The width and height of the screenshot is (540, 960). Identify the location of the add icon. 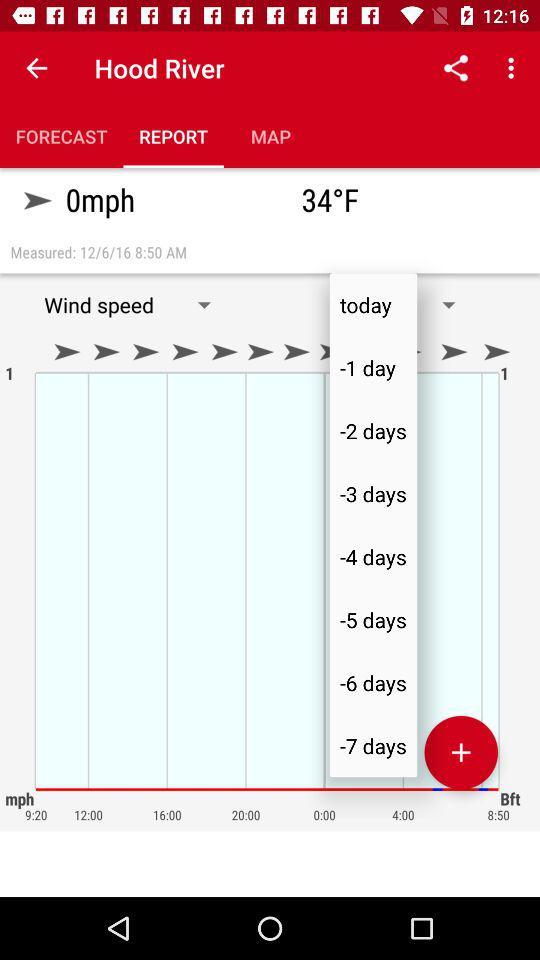
(461, 751).